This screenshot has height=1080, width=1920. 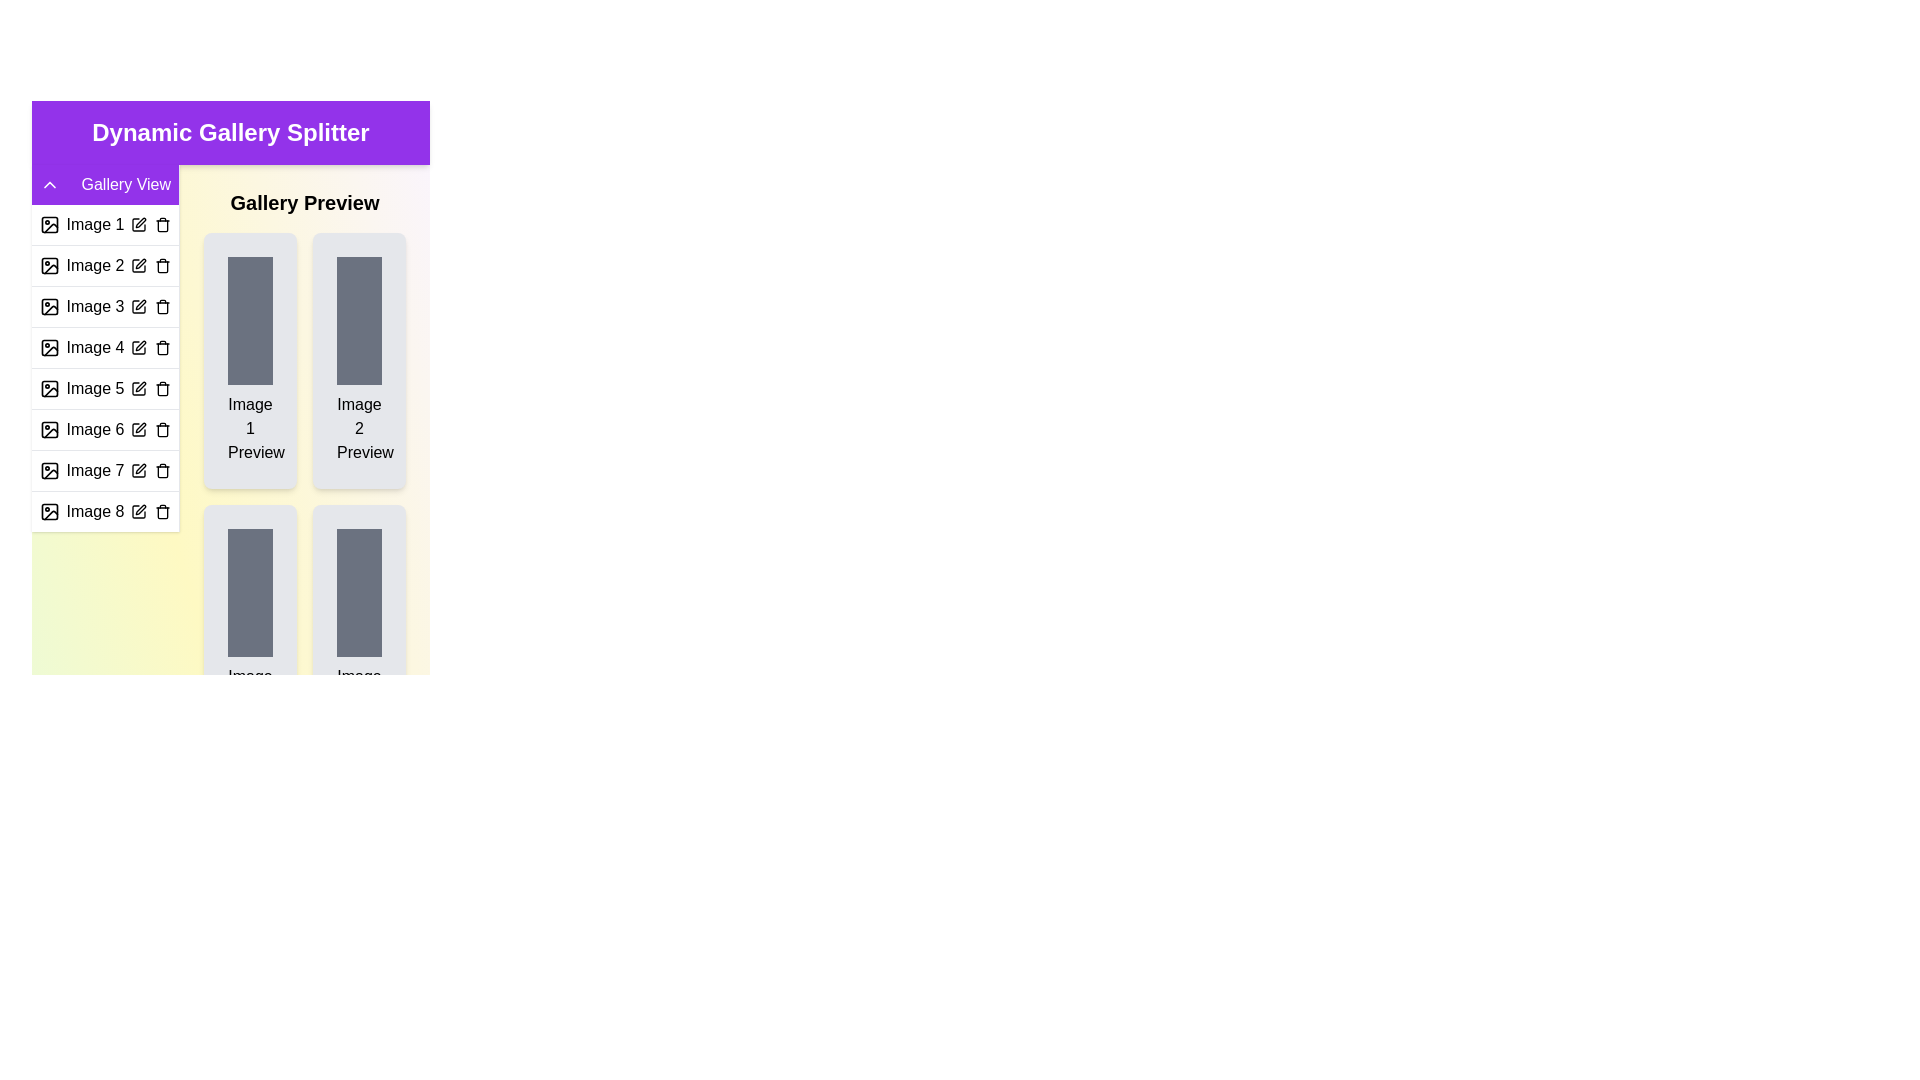 What do you see at coordinates (249, 361) in the screenshot?
I see `the image preview card located in the first row and first column of the 'Gallery Preview' section, which features a dark gray block at the top and the text 'Image 1 Preview' at the bottom` at bounding box center [249, 361].